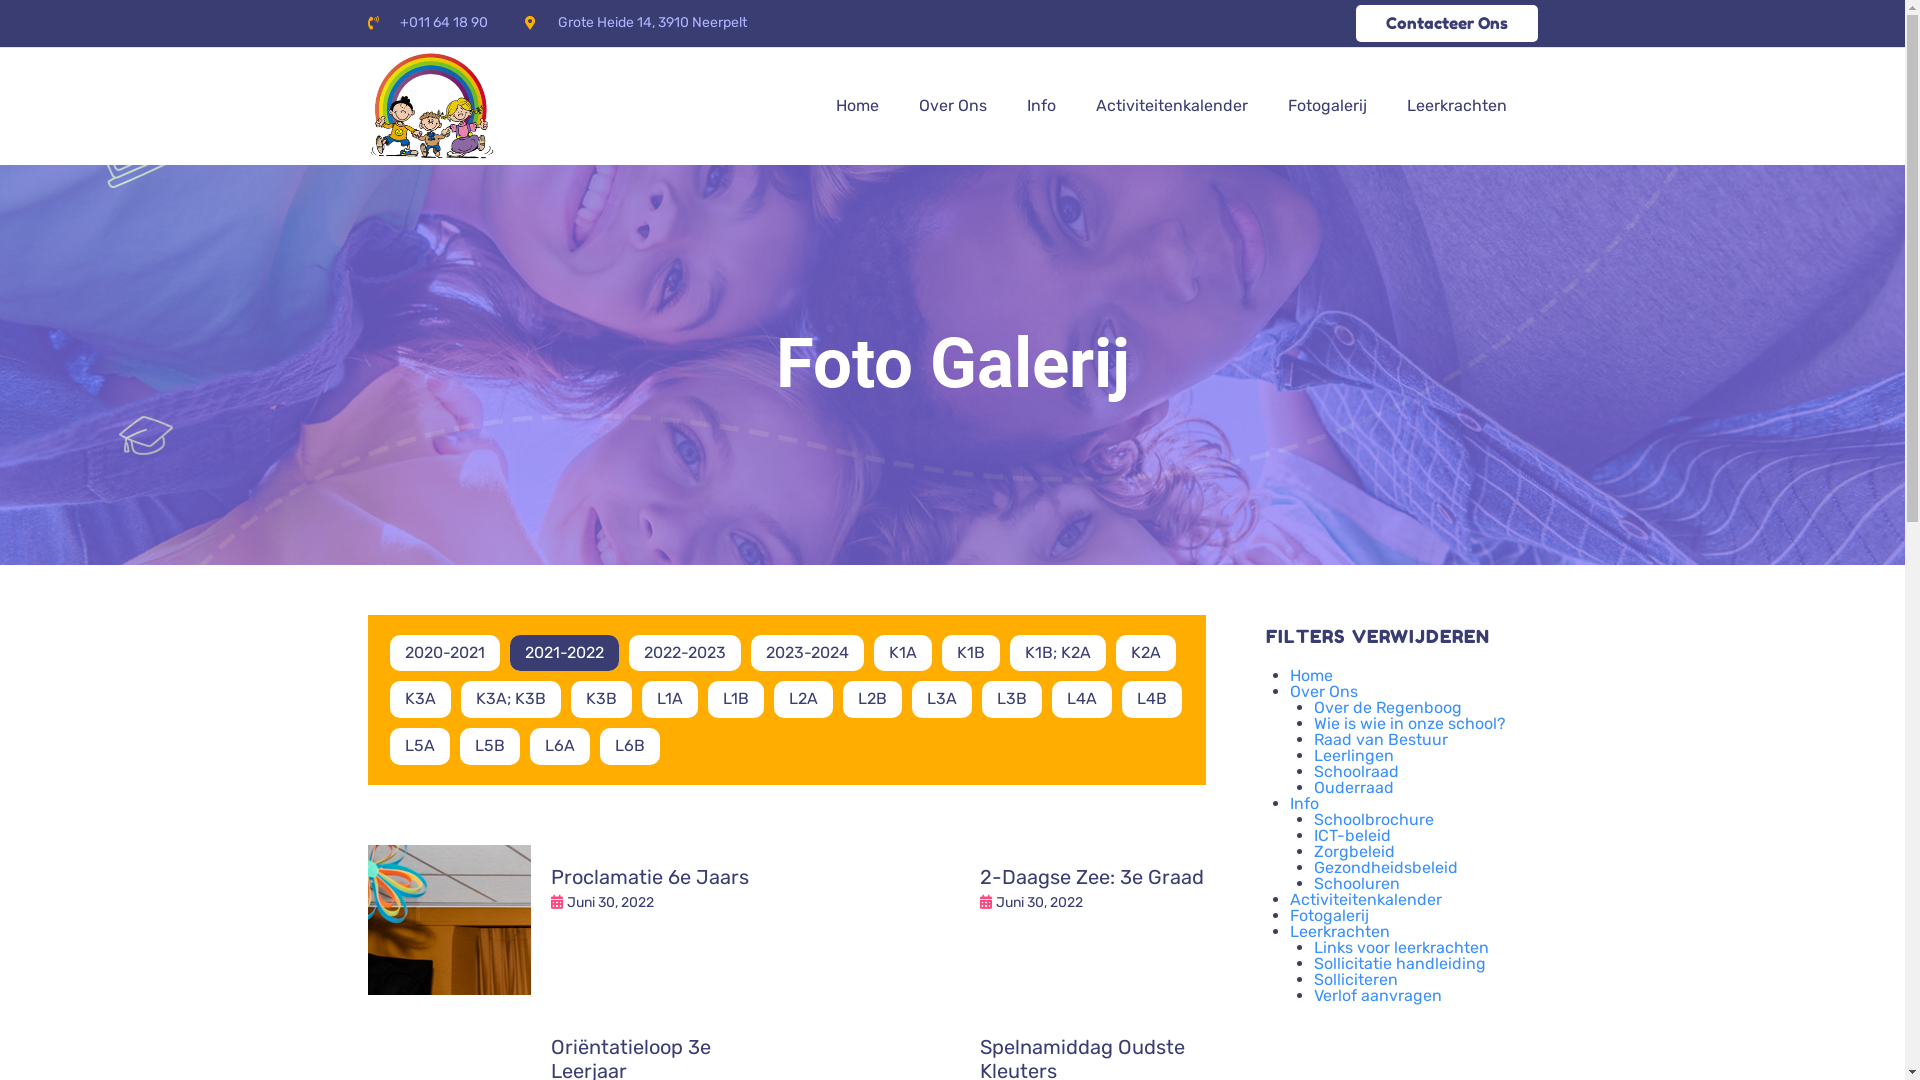 This screenshot has width=1920, height=1080. I want to click on 'Wie is wie in onze school?', so click(1409, 723).